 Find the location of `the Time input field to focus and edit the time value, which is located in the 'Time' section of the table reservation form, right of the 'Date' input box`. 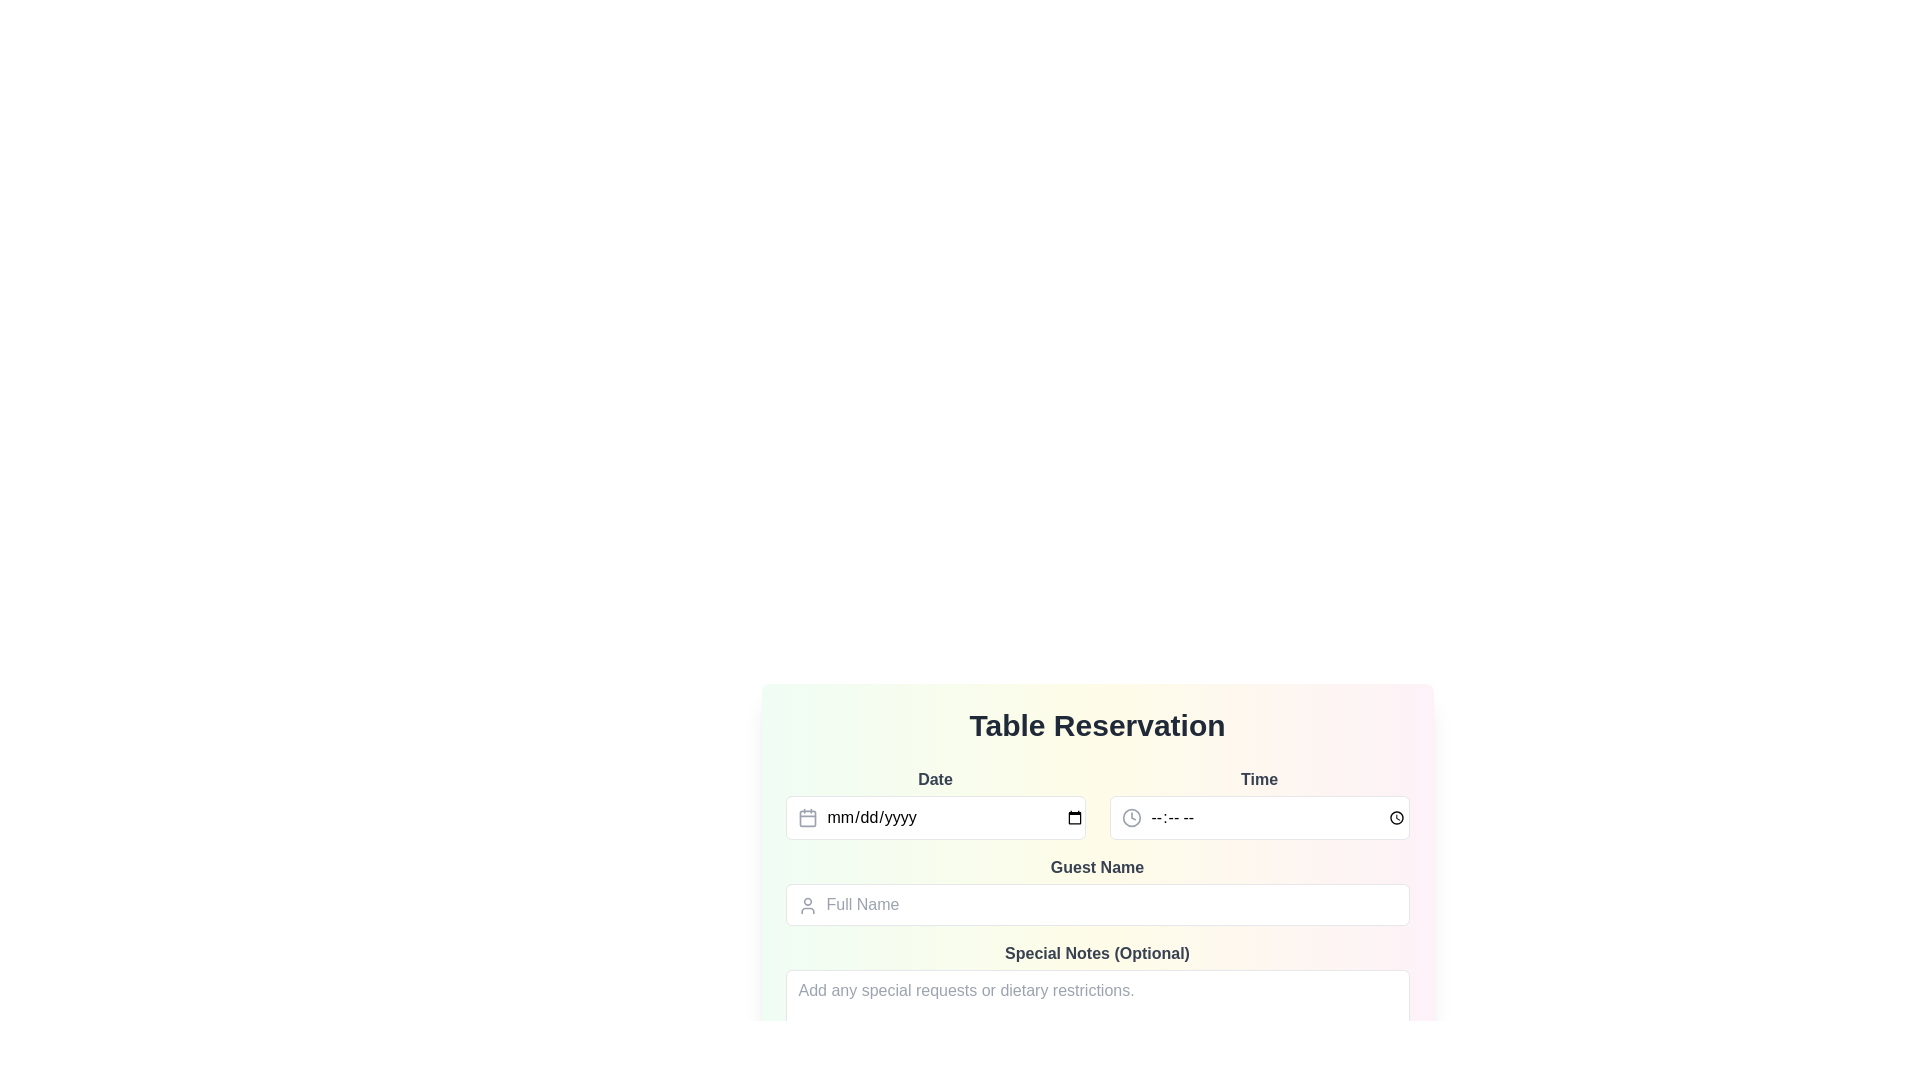

the Time input field to focus and edit the time value, which is located in the 'Time' section of the table reservation form, right of the 'Date' input box is located at coordinates (1258, 817).